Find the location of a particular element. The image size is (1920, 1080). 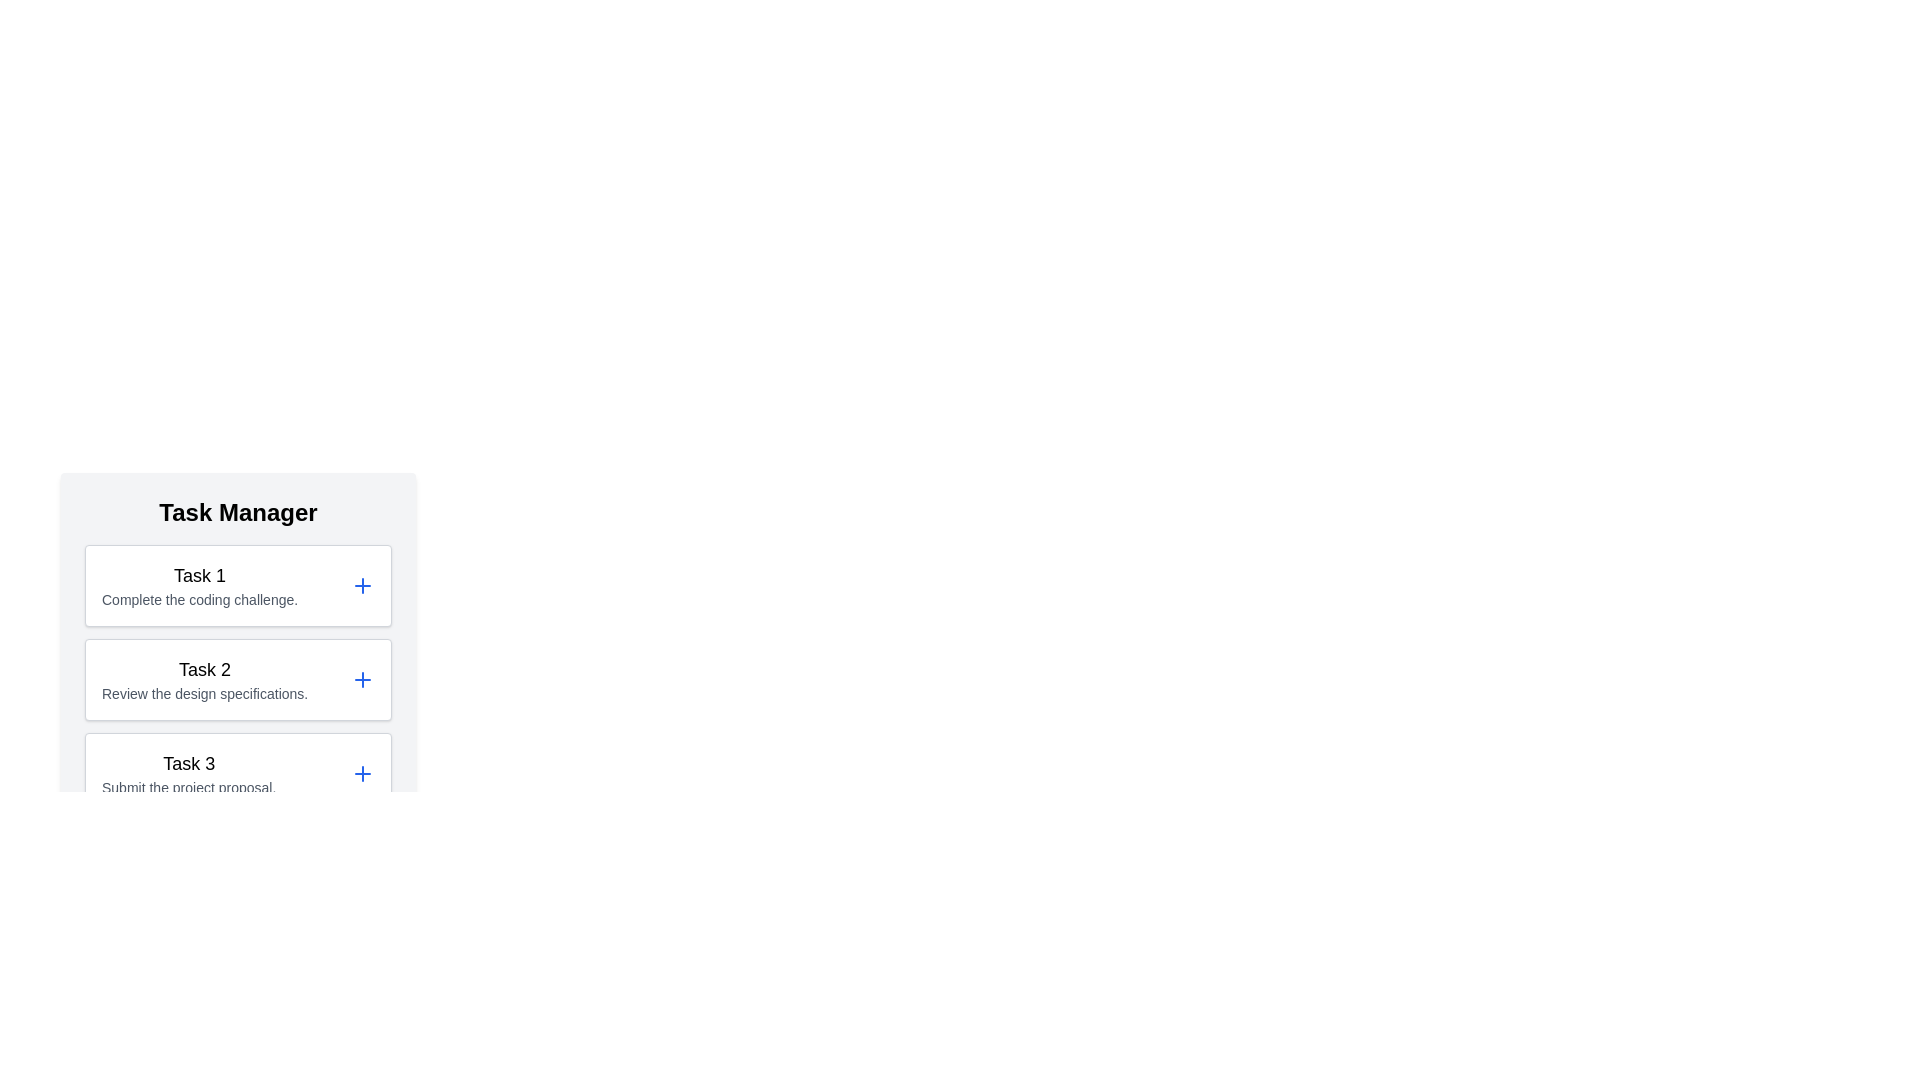

'+' icon for task 2 is located at coordinates (363, 678).